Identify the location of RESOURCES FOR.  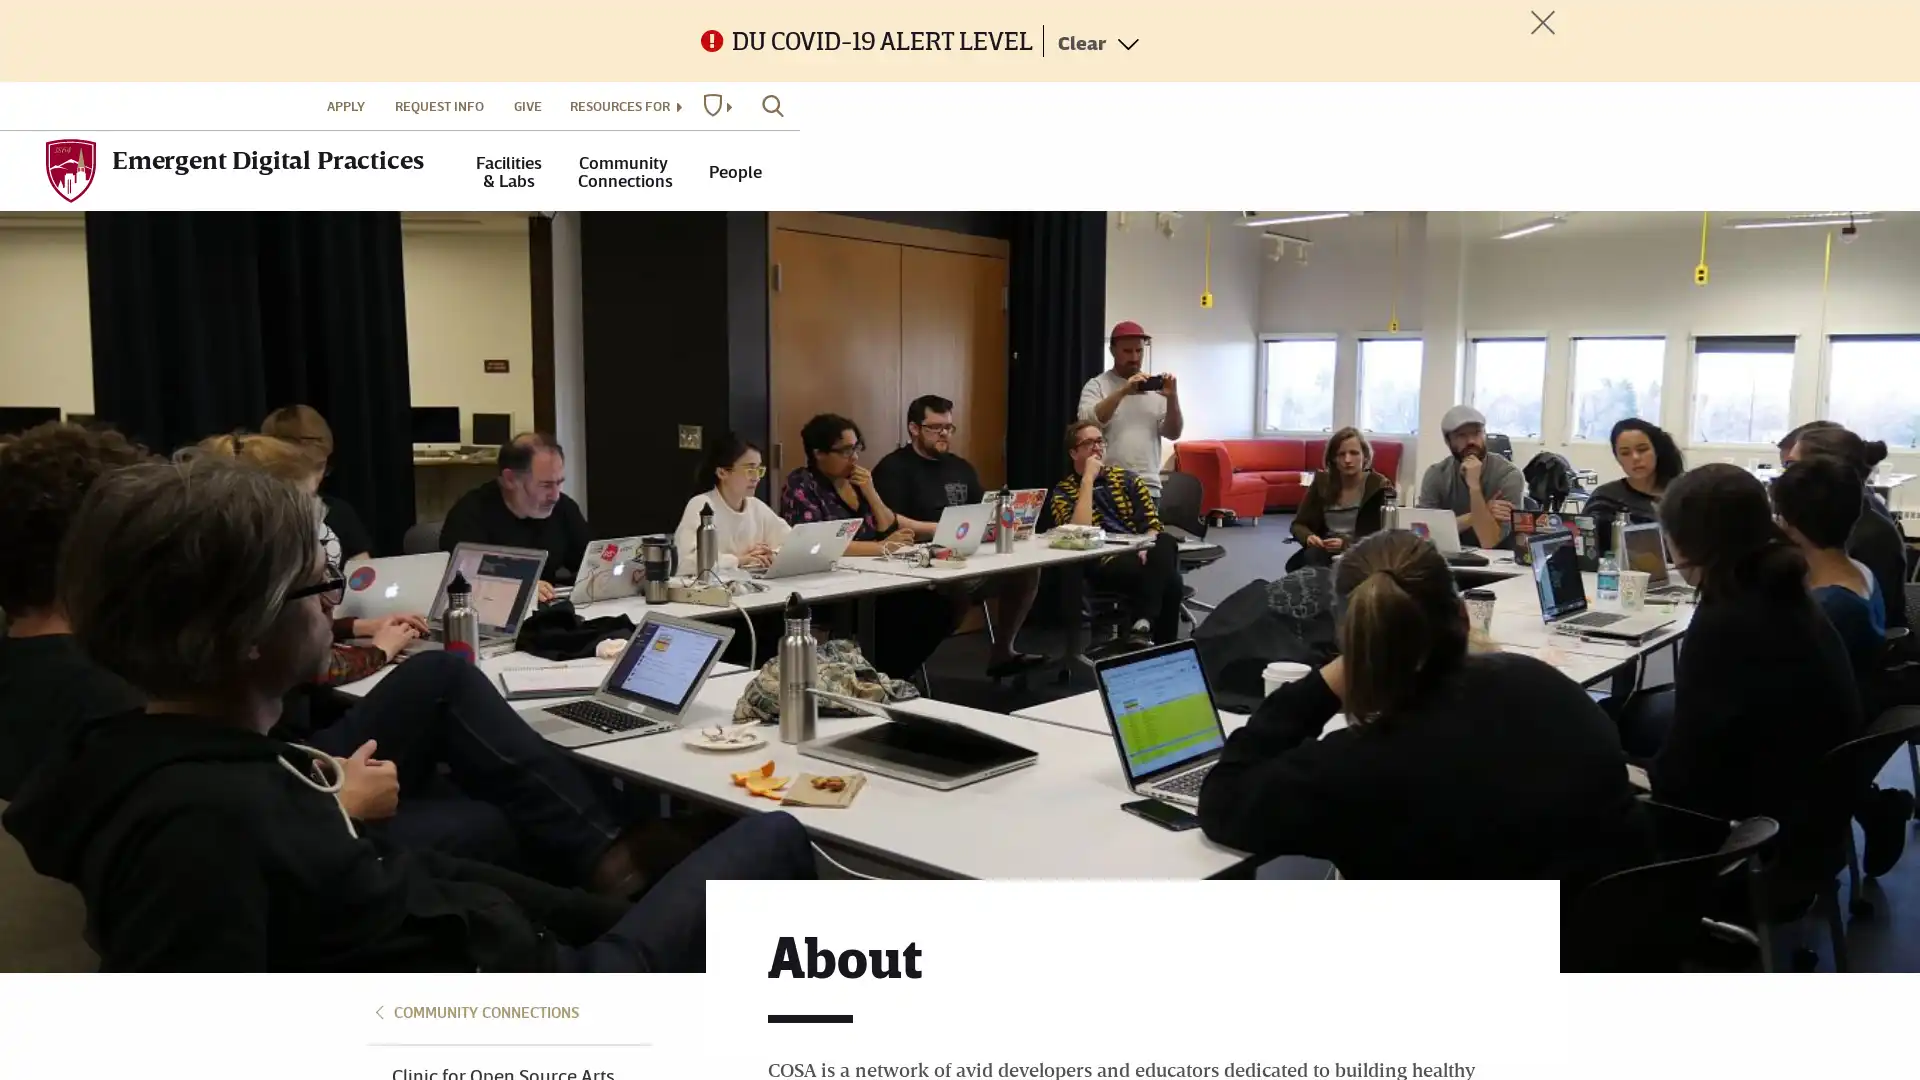
(1382, 105).